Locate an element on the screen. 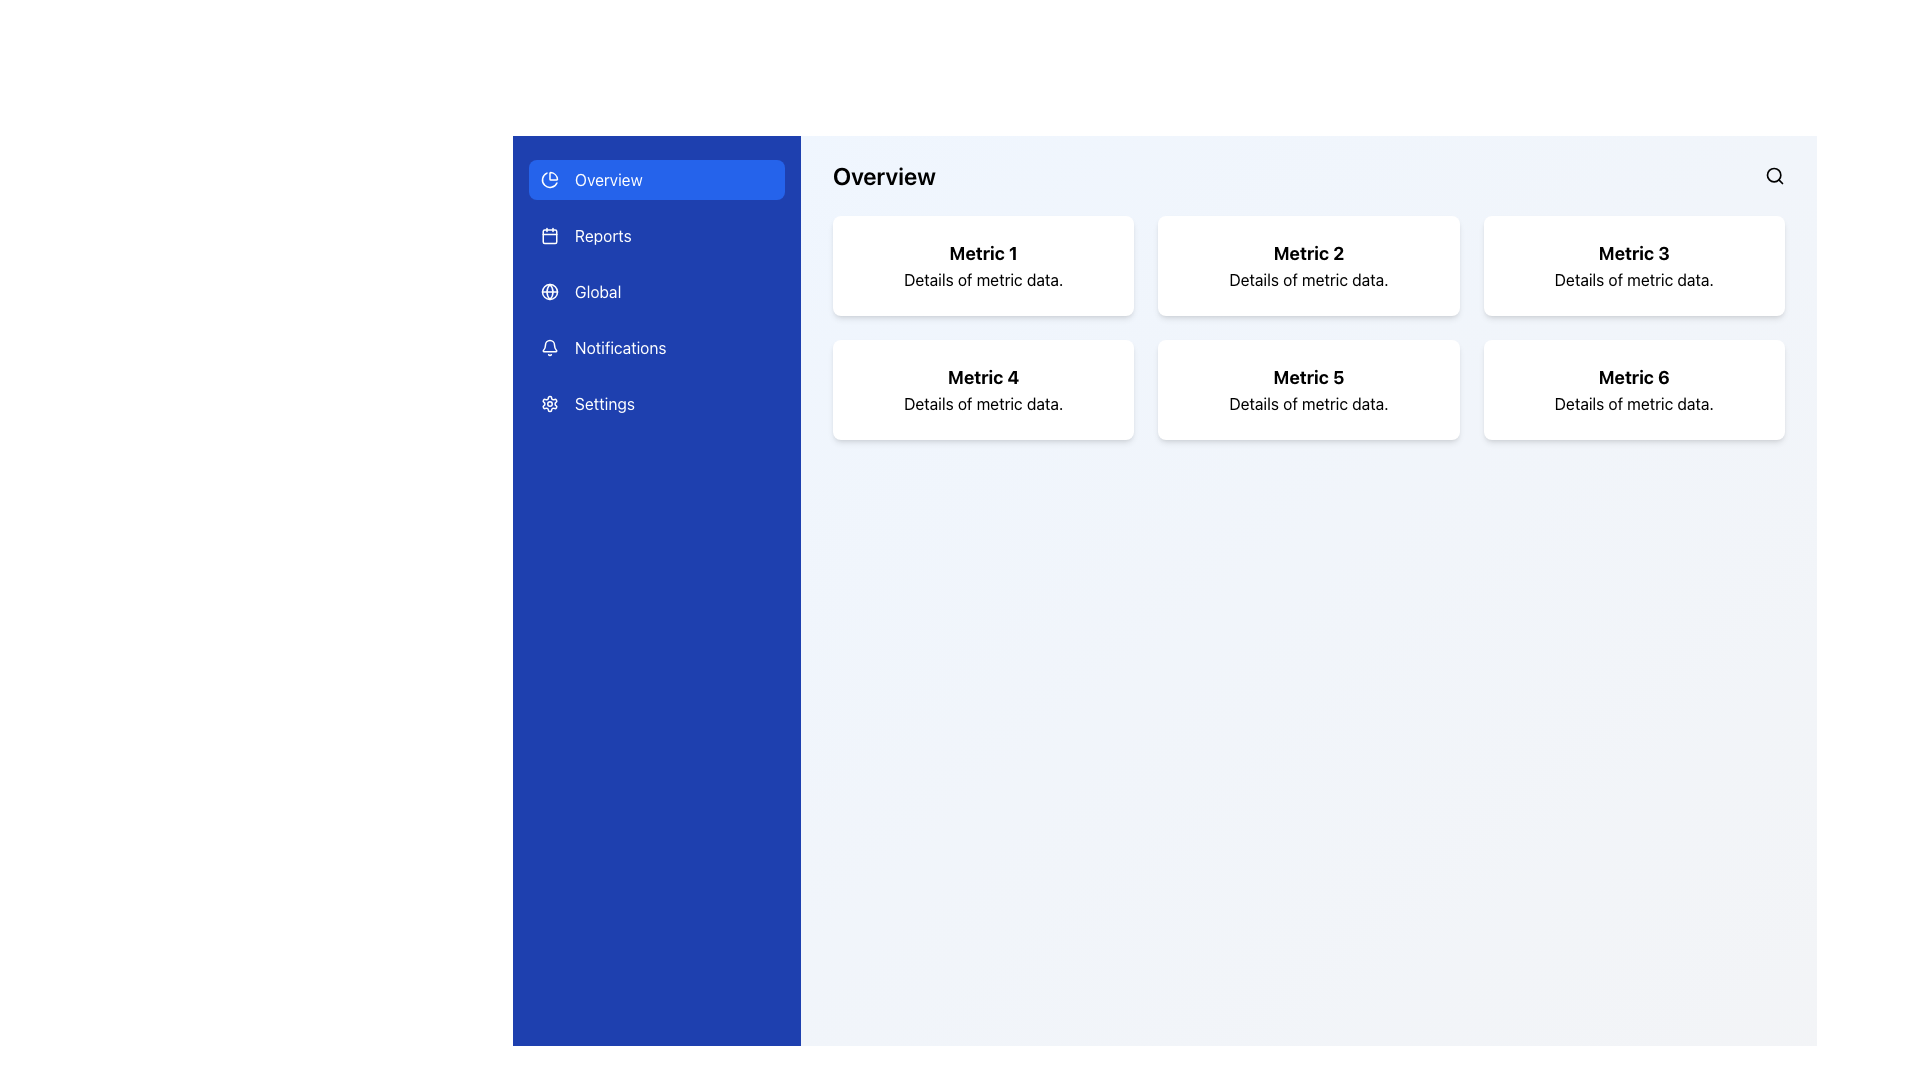 This screenshot has width=1920, height=1080. the informational card located in the top row of the grid layout, which is the second card from the left, positioned between 'Metric 1' and 'Metric 3' is located at coordinates (1309, 265).